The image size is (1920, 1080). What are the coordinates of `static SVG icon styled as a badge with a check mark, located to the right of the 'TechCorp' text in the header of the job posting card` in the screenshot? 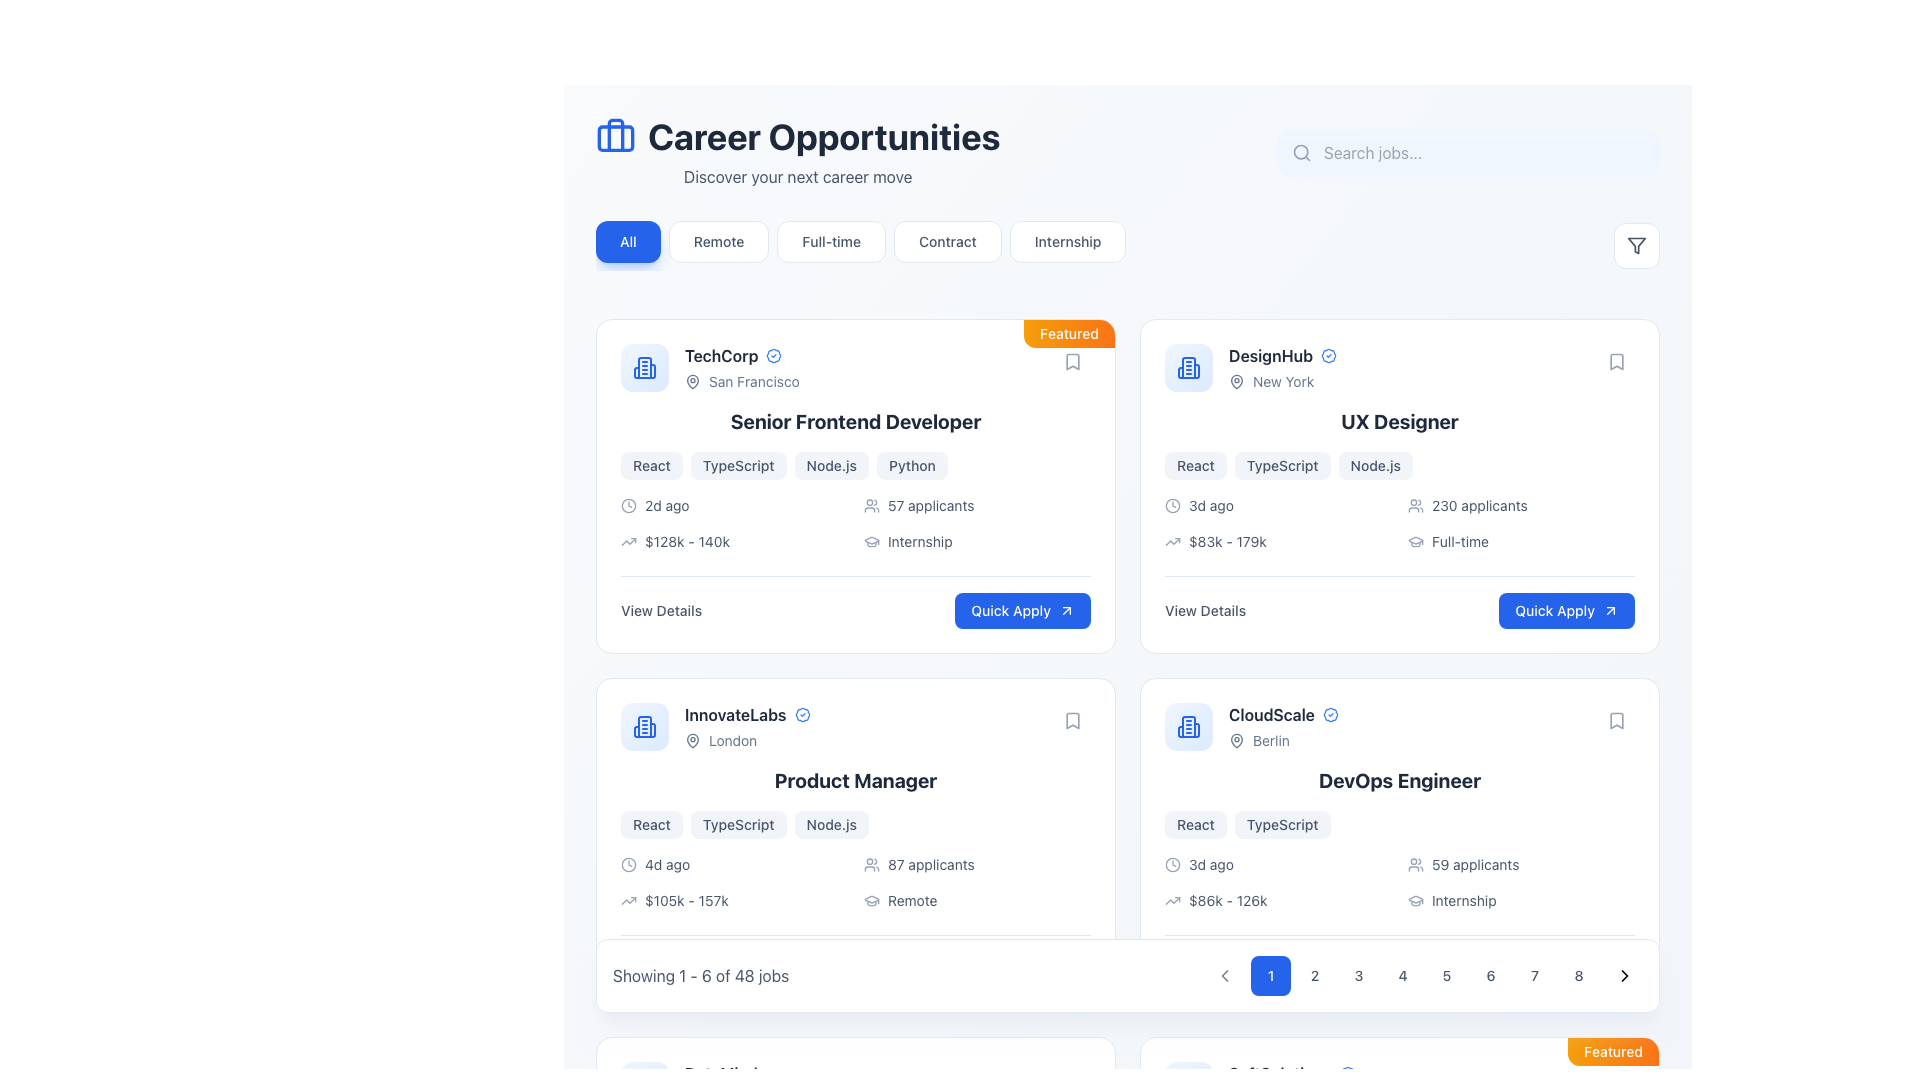 It's located at (773, 354).